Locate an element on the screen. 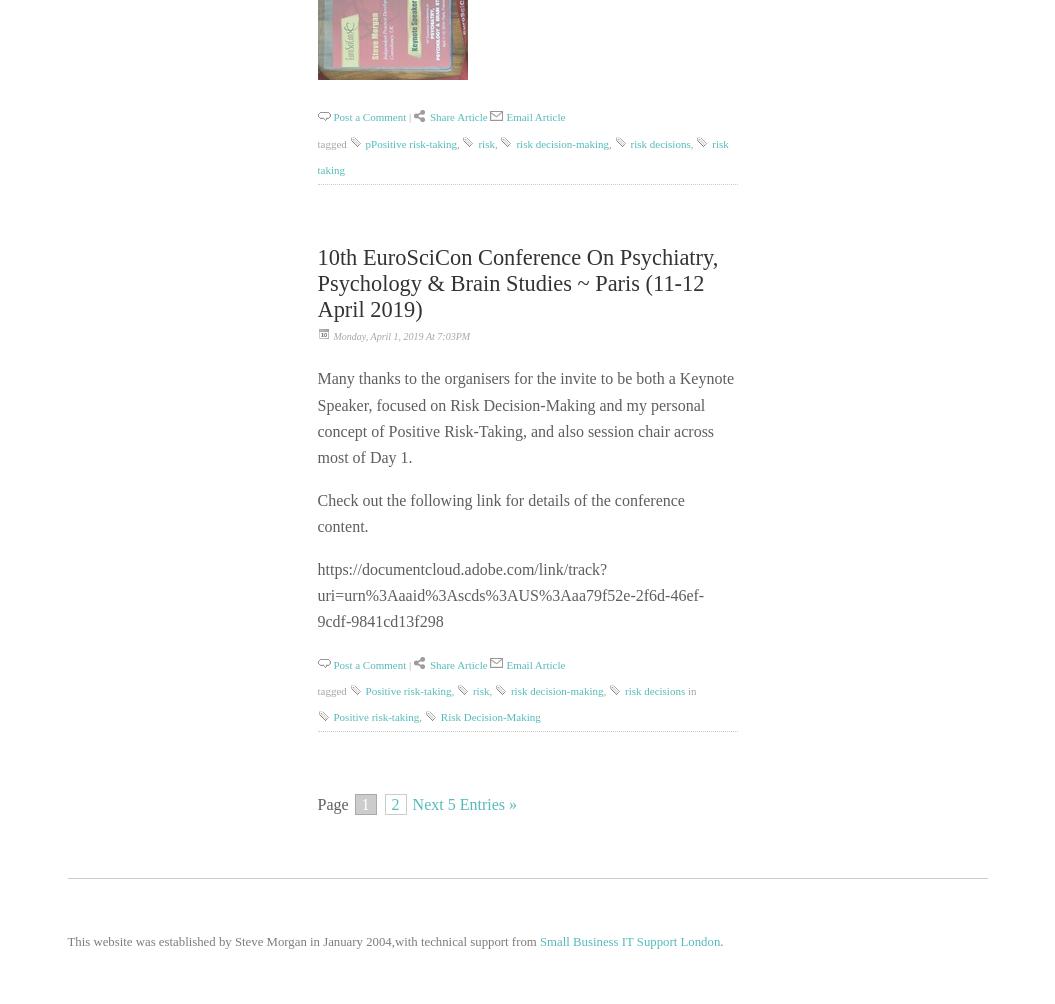 The image size is (1055, 1004). '.' is located at coordinates (721, 940).